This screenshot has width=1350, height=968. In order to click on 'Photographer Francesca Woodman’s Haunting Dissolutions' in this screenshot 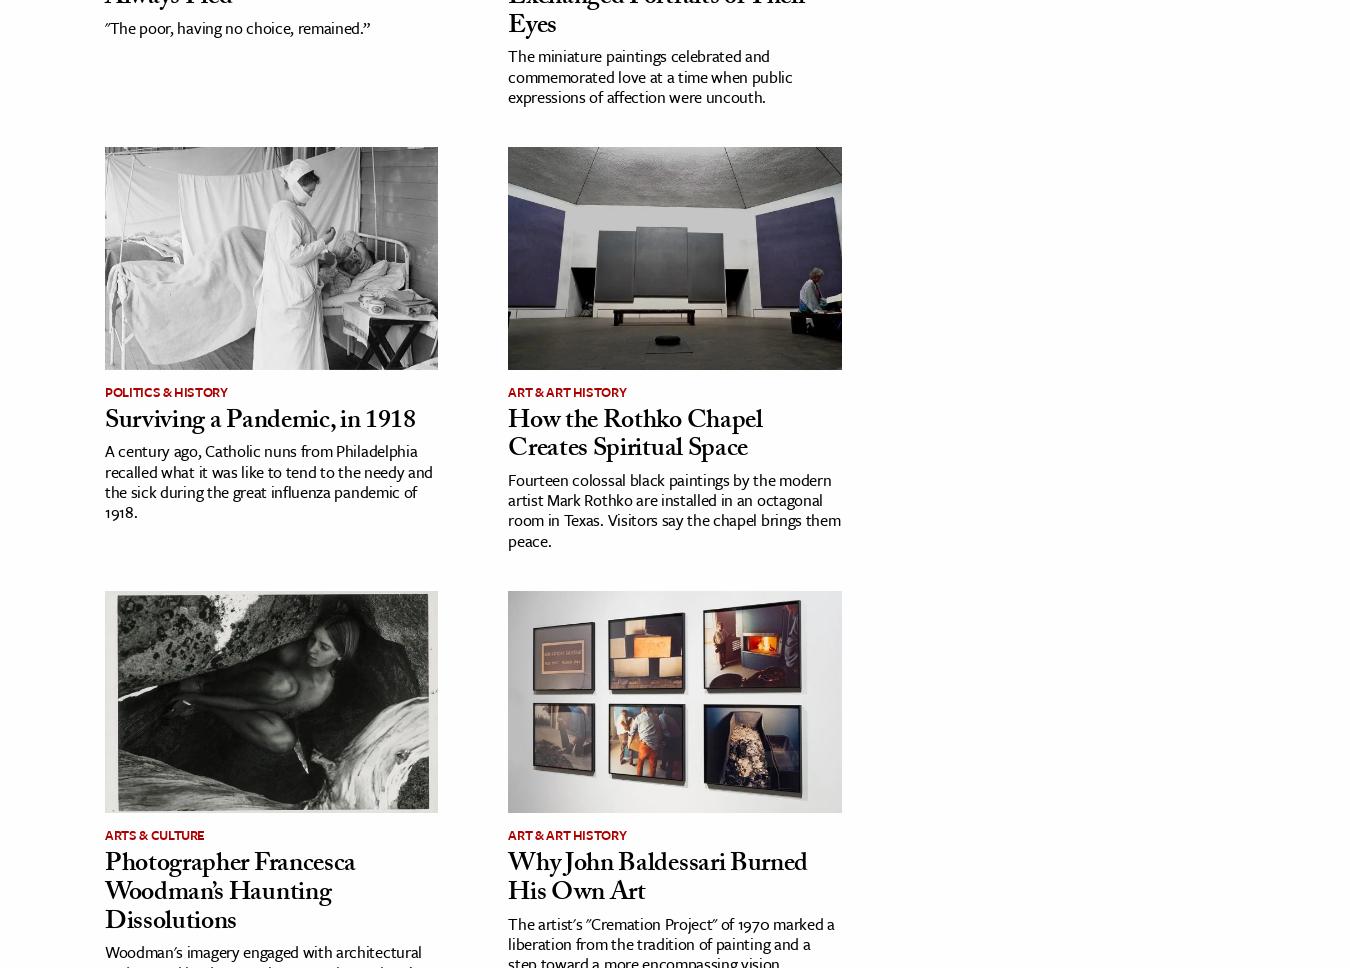, I will do `click(229, 894)`.